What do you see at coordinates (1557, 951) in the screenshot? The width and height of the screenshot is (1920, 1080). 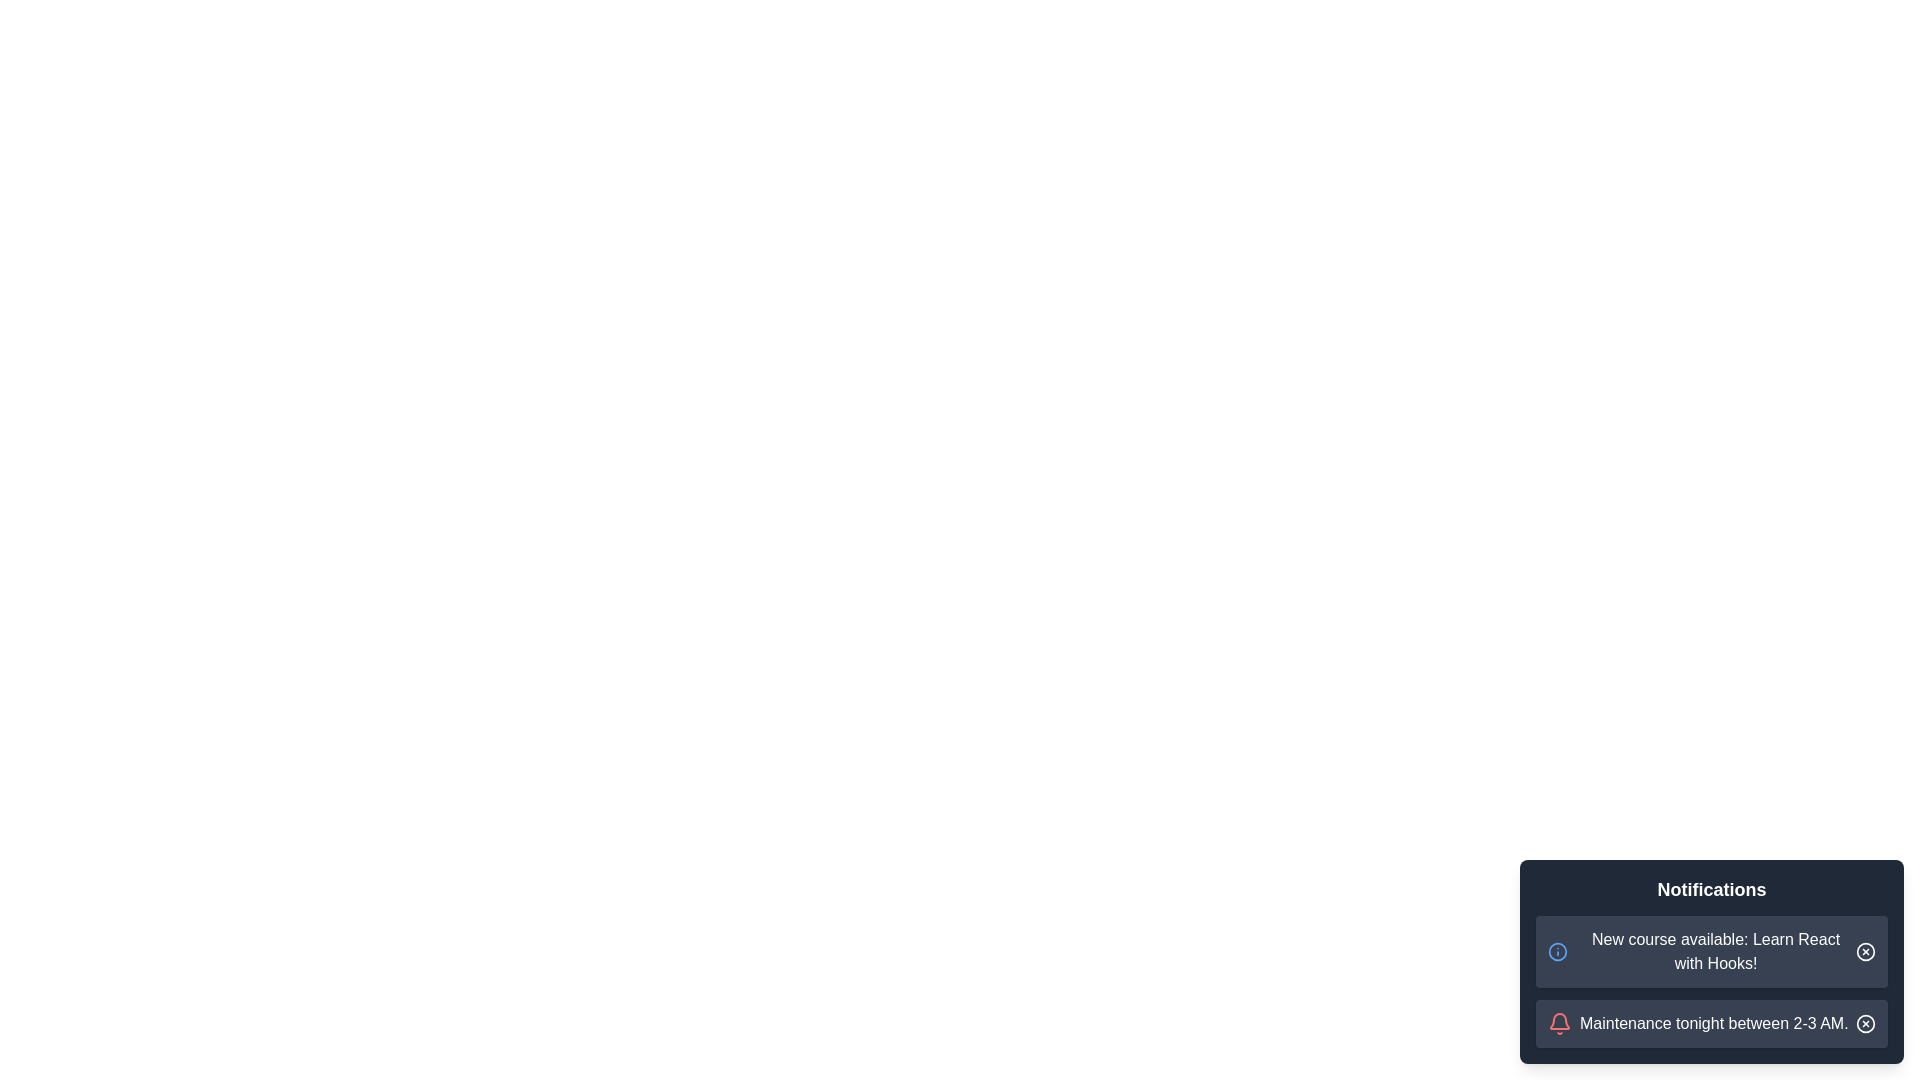 I see `the information icon of the first notification to trigger its feedback` at bounding box center [1557, 951].